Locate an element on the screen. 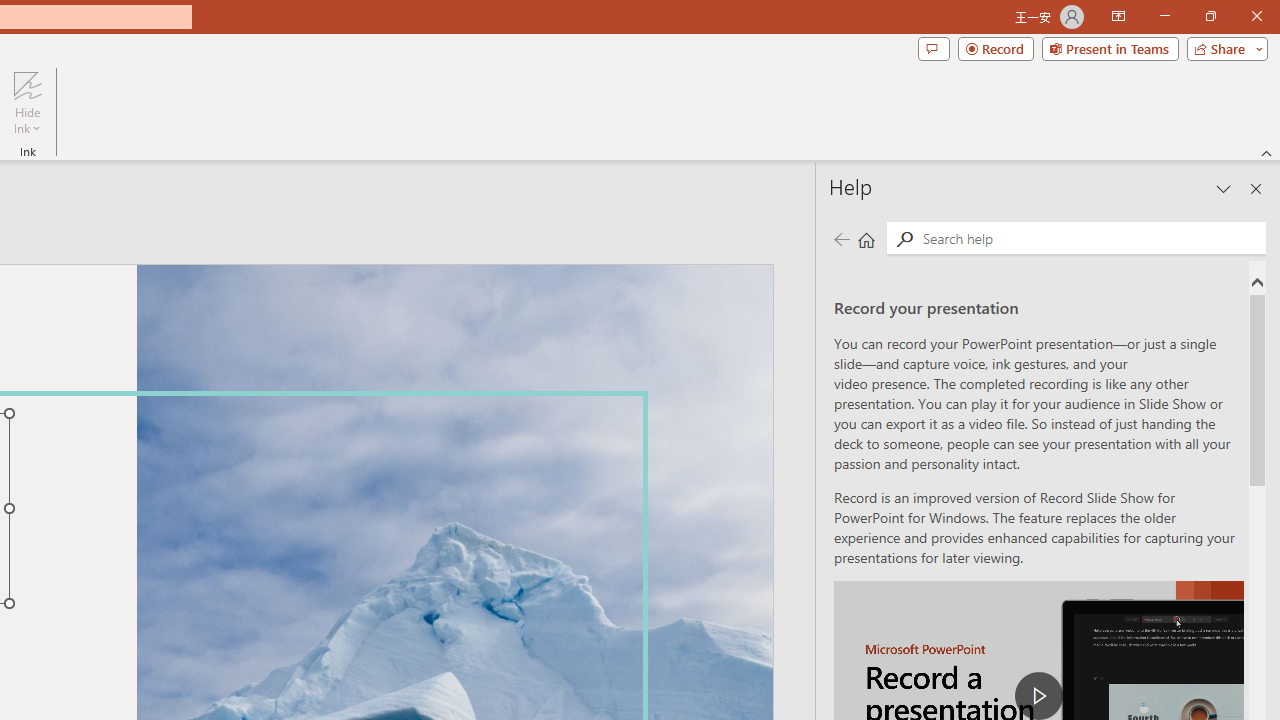  'Hide Ink' is located at coordinates (27, 84).